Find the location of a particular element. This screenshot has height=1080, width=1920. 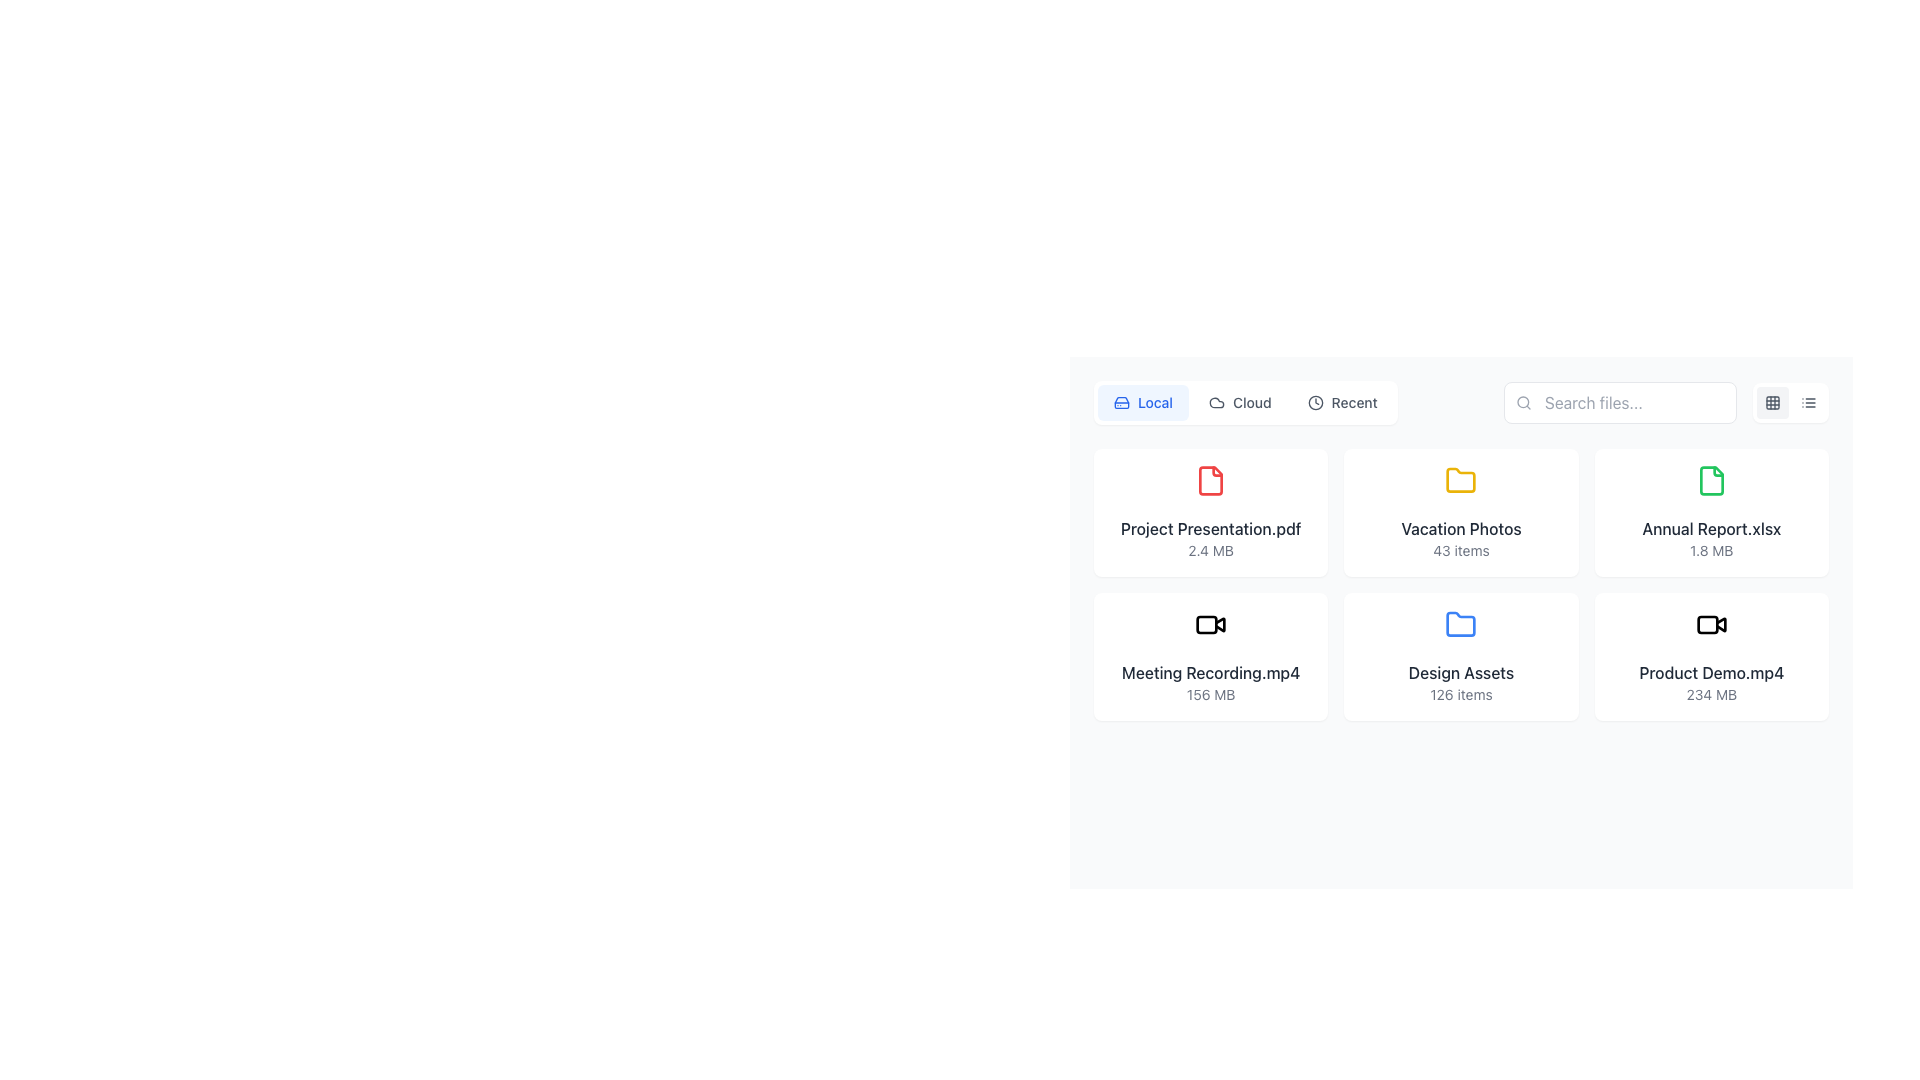

the folder card containing 126 design assets, which is the fifth card in a six-card grid layout is located at coordinates (1461, 656).